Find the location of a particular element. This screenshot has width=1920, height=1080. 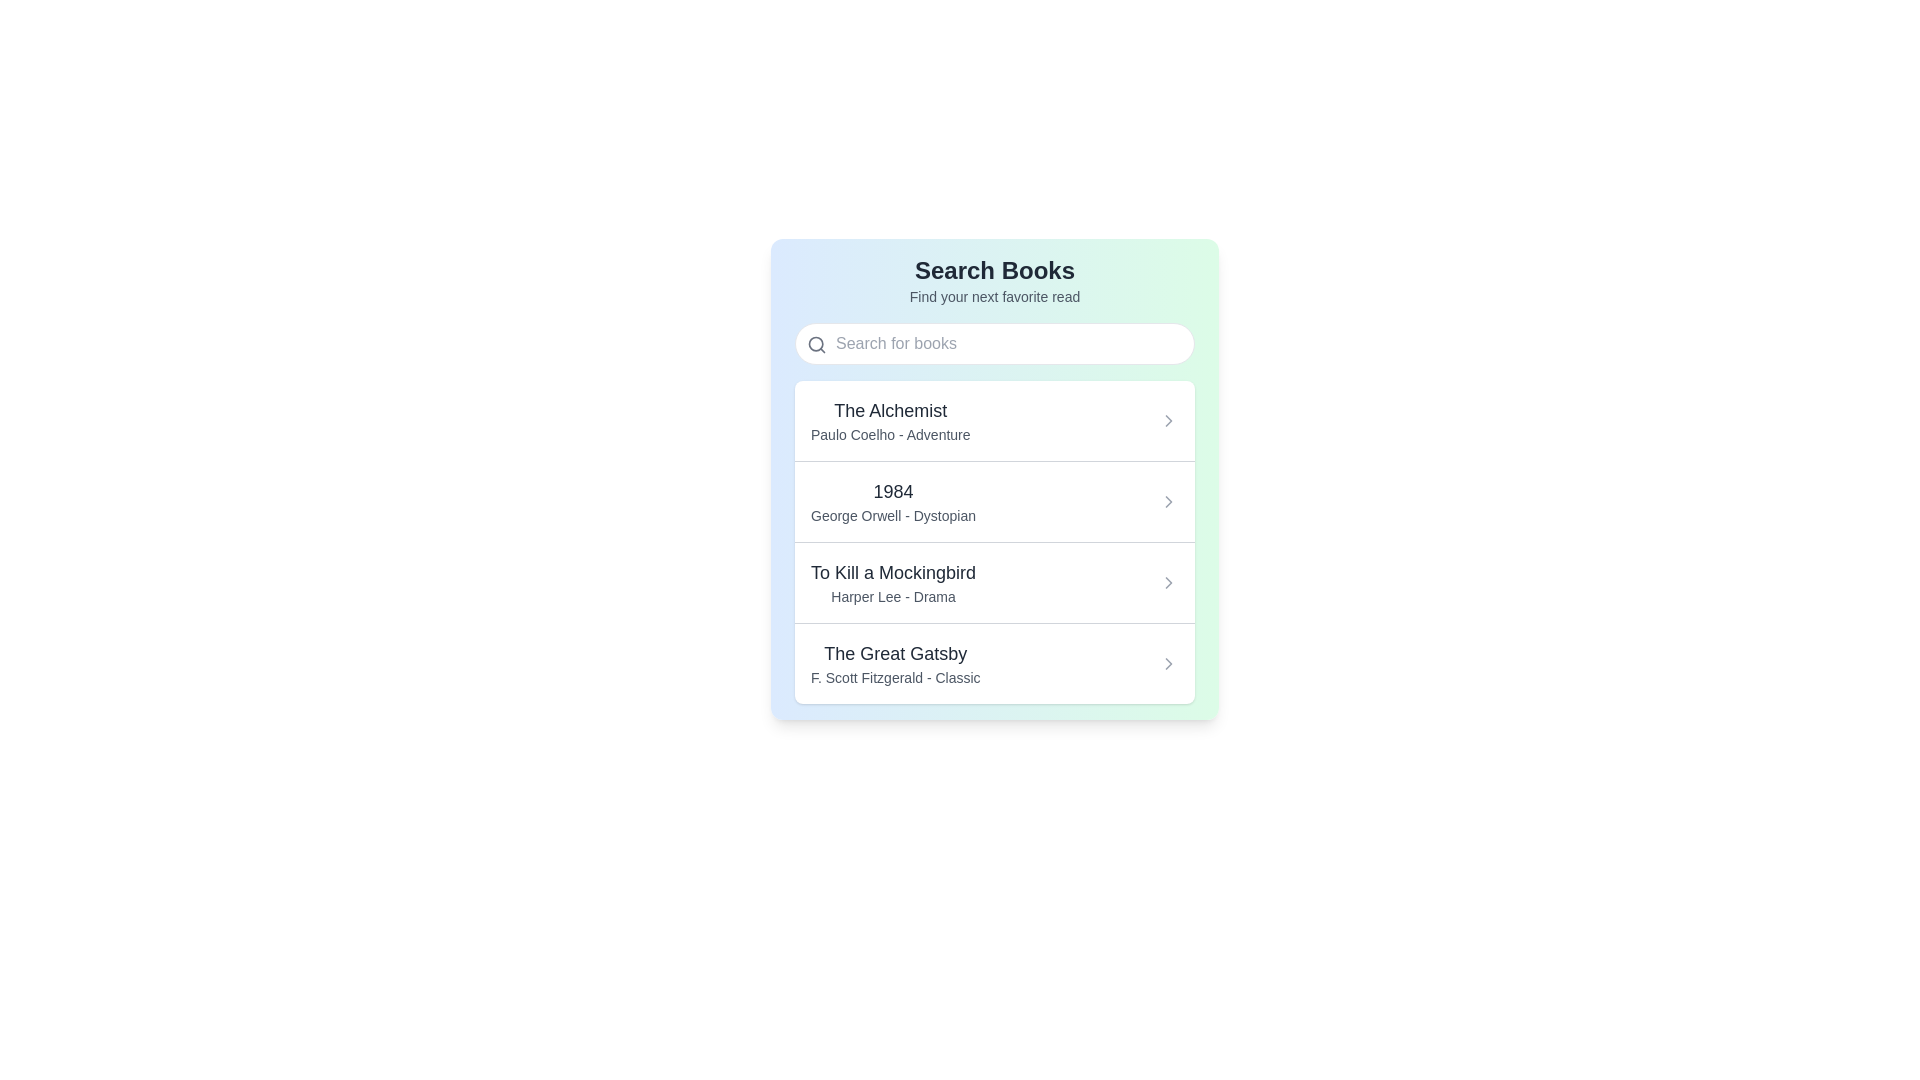

the small right-pointing chevron icon located in the right section of the list item for 'The Great Gatsby F. Scott Fitzgerald - Classic' is located at coordinates (1169, 663).